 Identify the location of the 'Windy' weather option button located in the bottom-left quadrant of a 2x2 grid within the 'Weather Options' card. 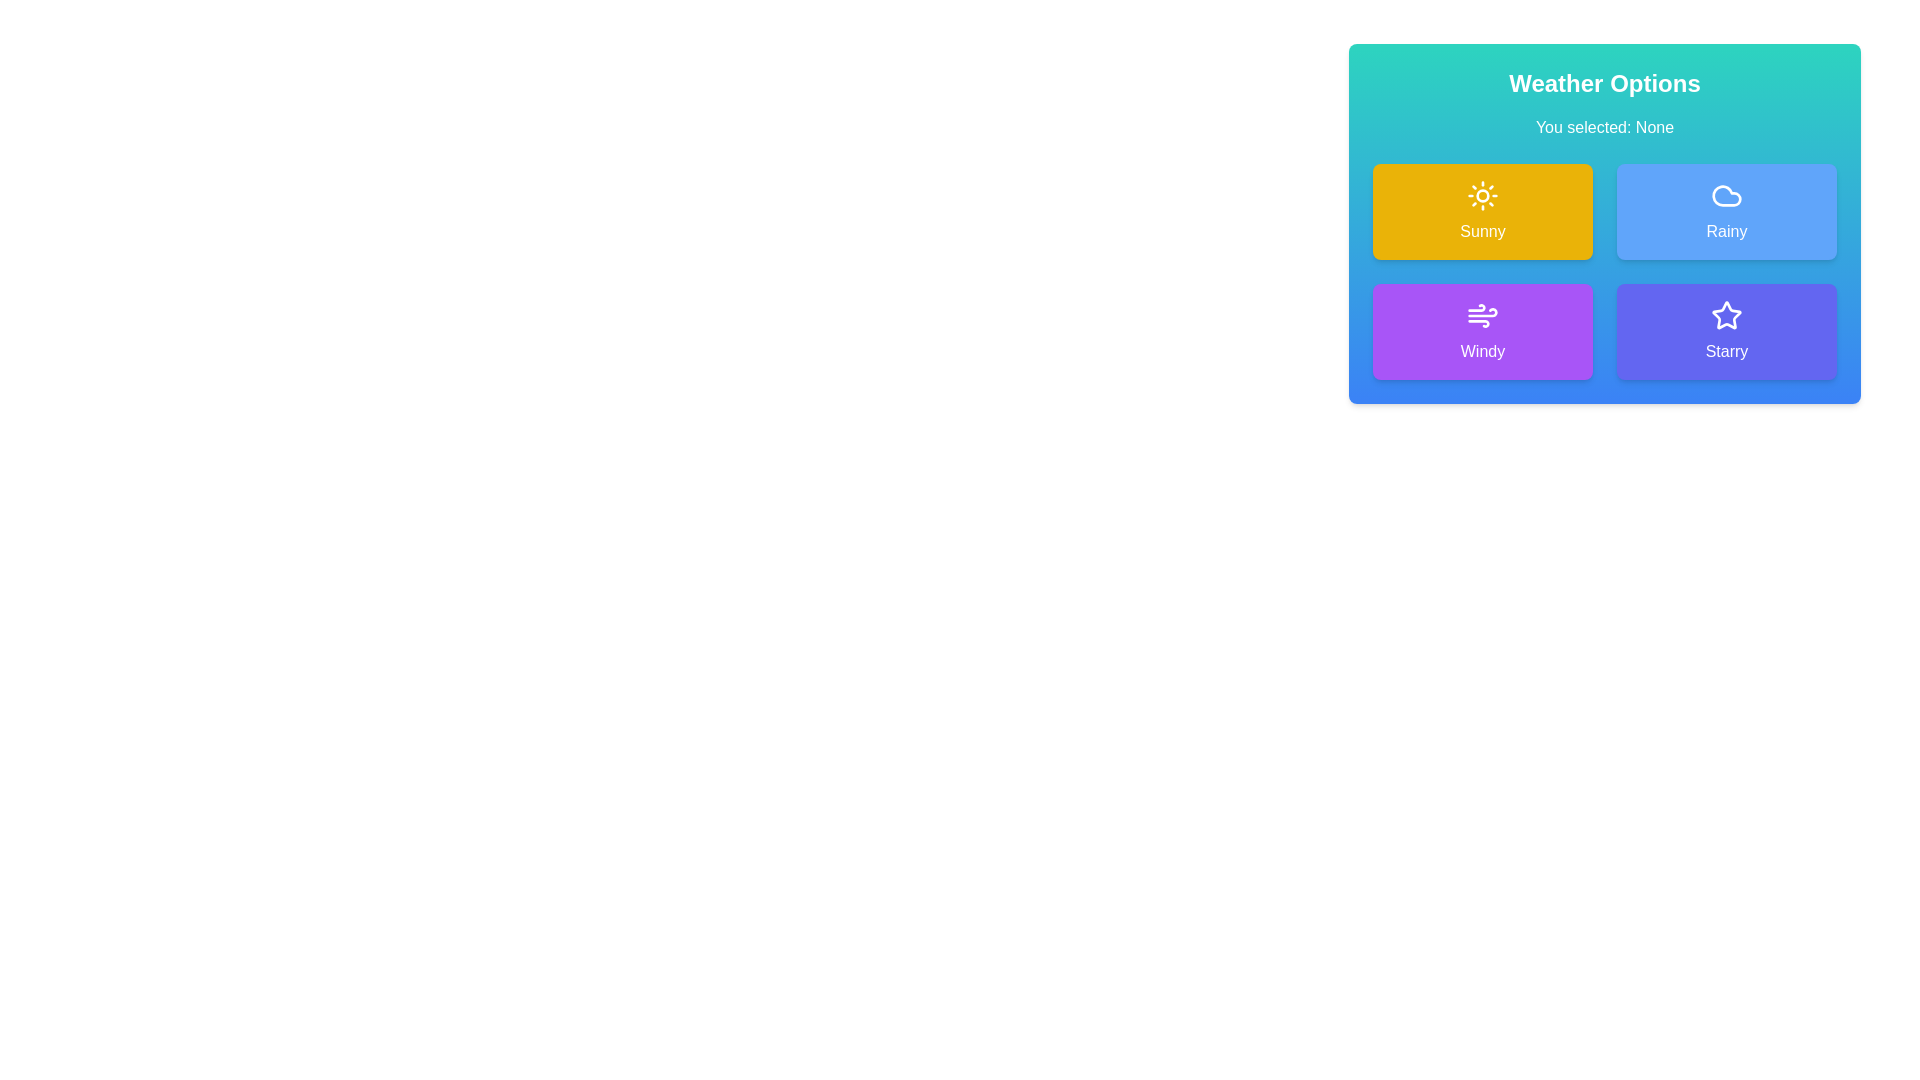
(1483, 330).